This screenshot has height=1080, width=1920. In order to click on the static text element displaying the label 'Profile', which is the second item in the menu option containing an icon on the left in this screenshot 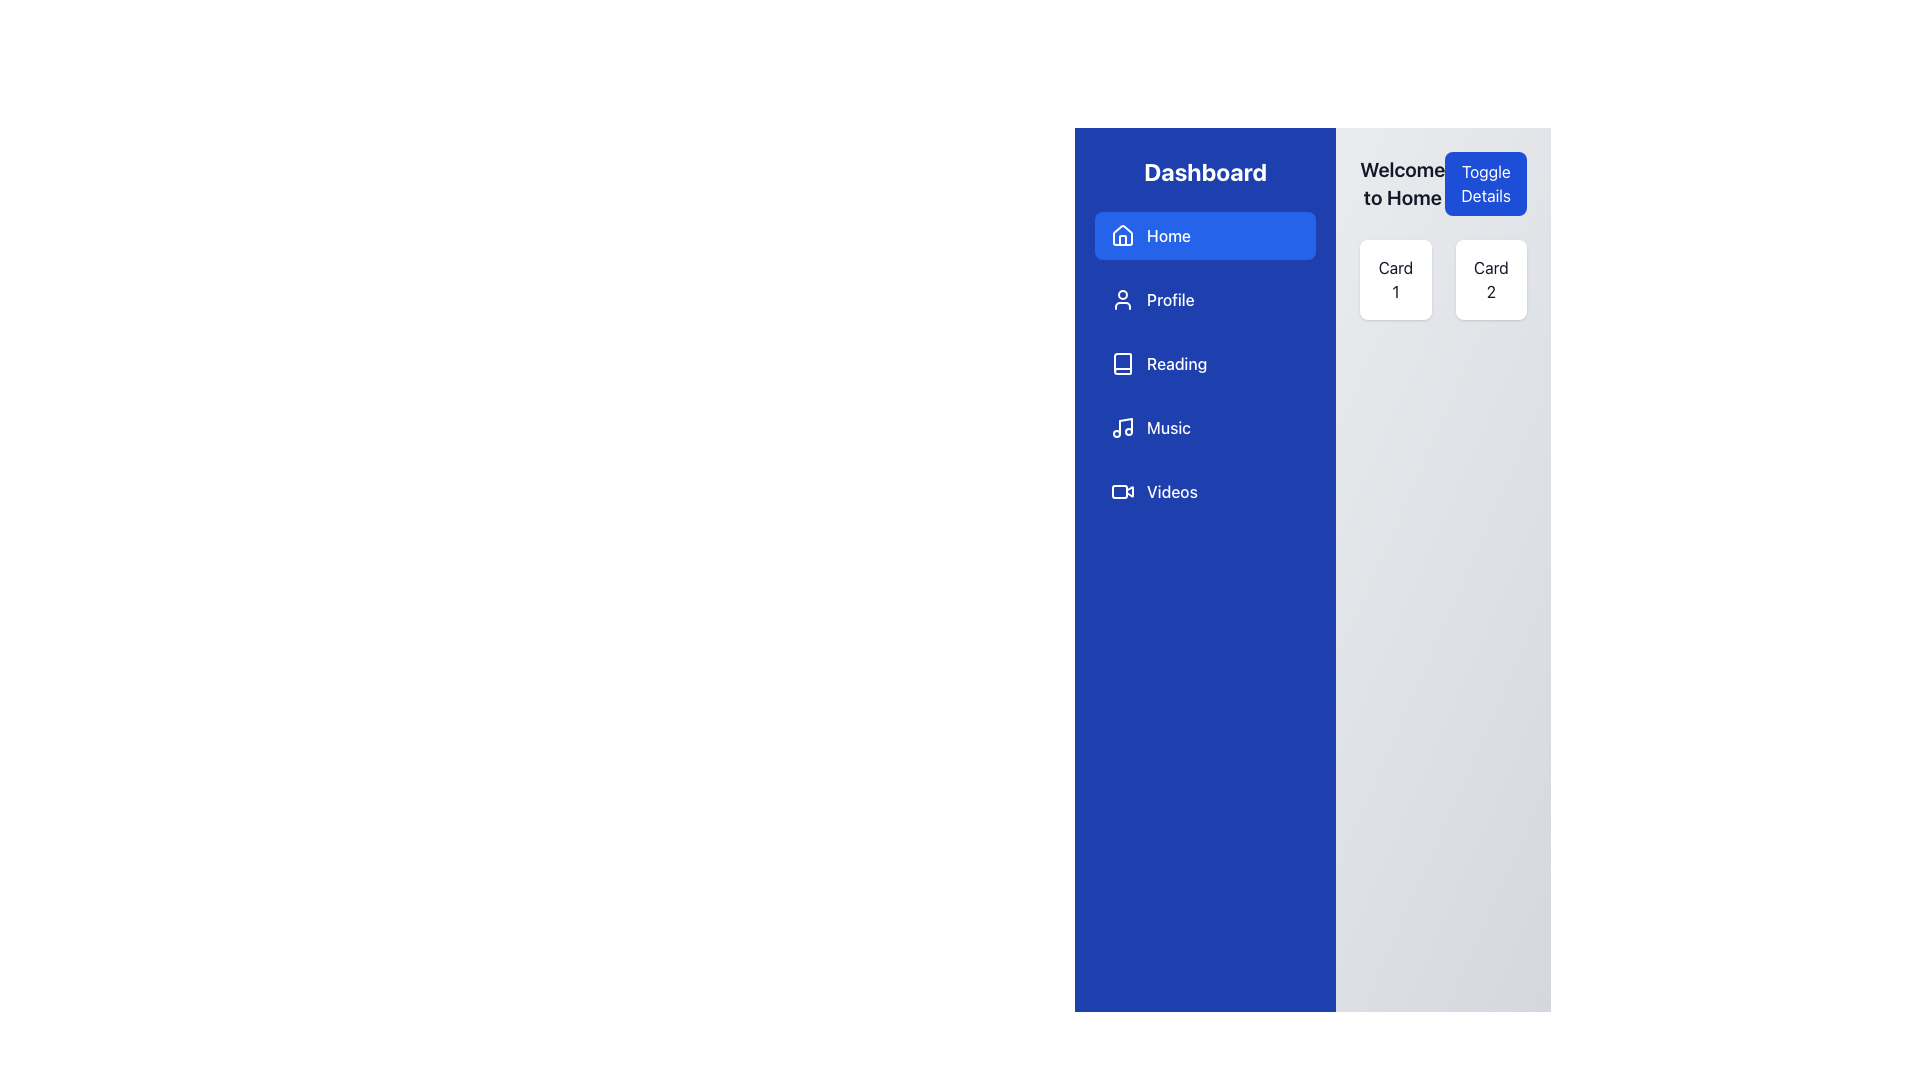, I will do `click(1170, 300)`.